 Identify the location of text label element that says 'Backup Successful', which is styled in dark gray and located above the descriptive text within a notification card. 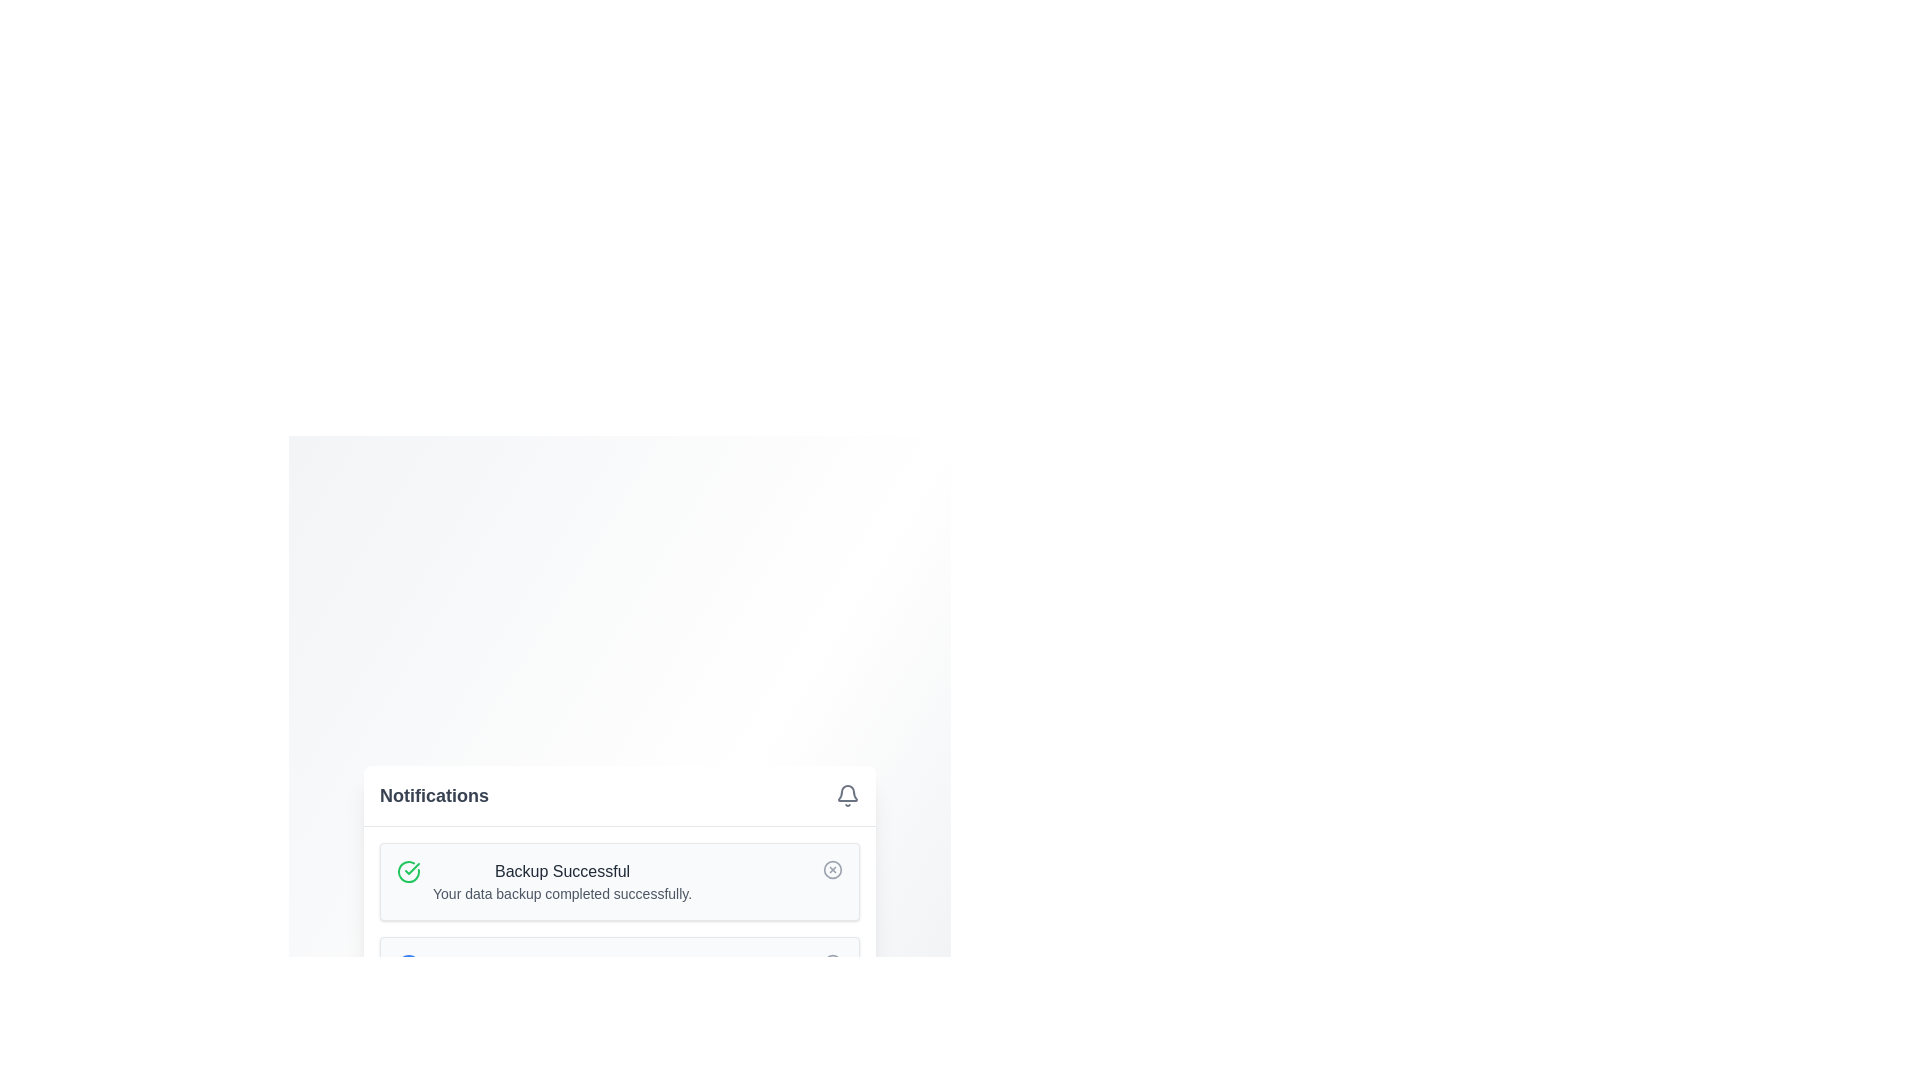
(561, 870).